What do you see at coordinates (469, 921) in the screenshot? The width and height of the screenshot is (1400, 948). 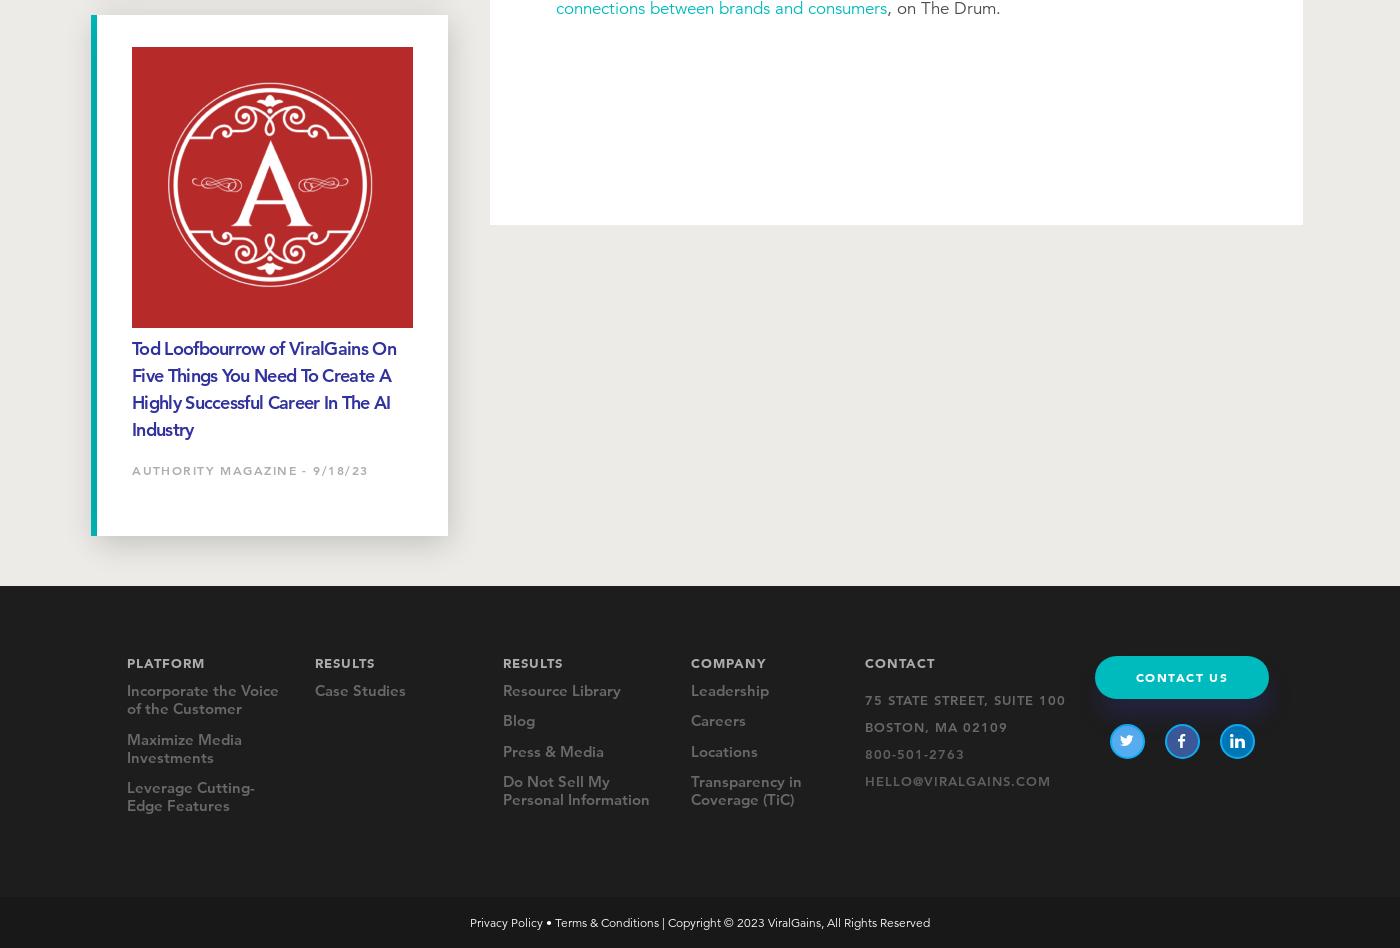 I see `'Privacy Policy'` at bounding box center [469, 921].